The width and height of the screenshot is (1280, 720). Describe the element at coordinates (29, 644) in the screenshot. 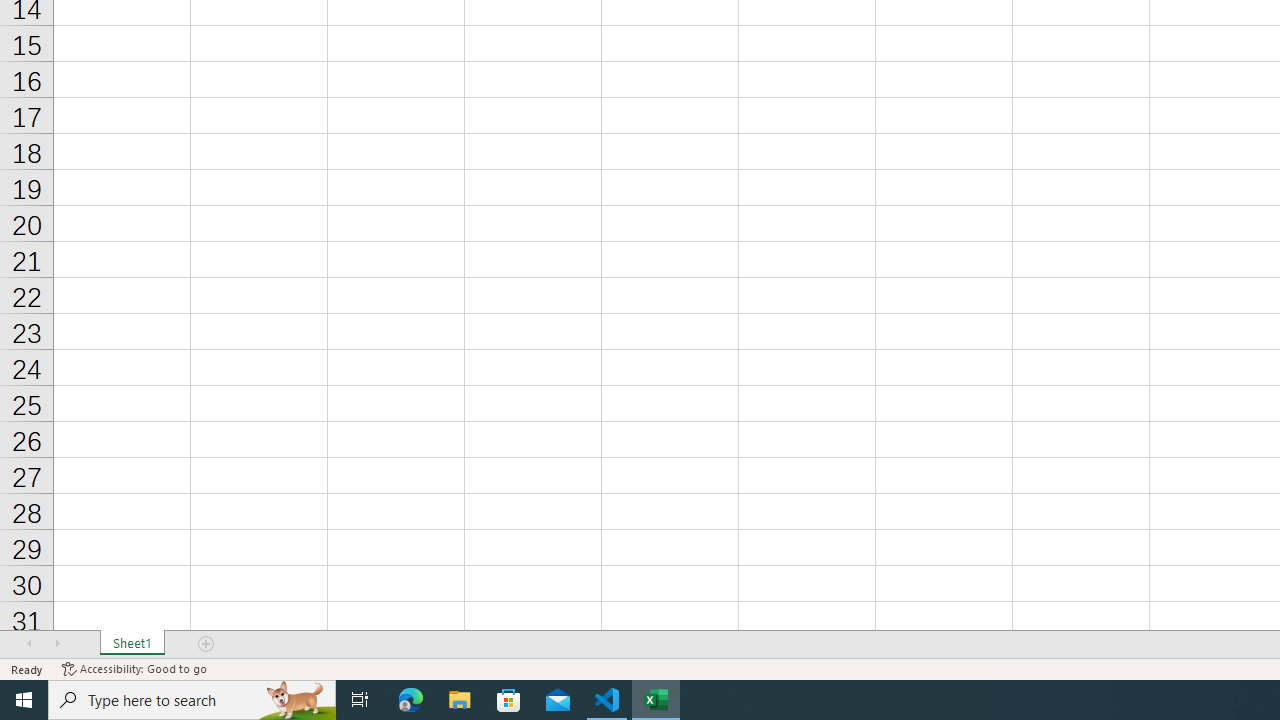

I see `'Scroll Left'` at that location.